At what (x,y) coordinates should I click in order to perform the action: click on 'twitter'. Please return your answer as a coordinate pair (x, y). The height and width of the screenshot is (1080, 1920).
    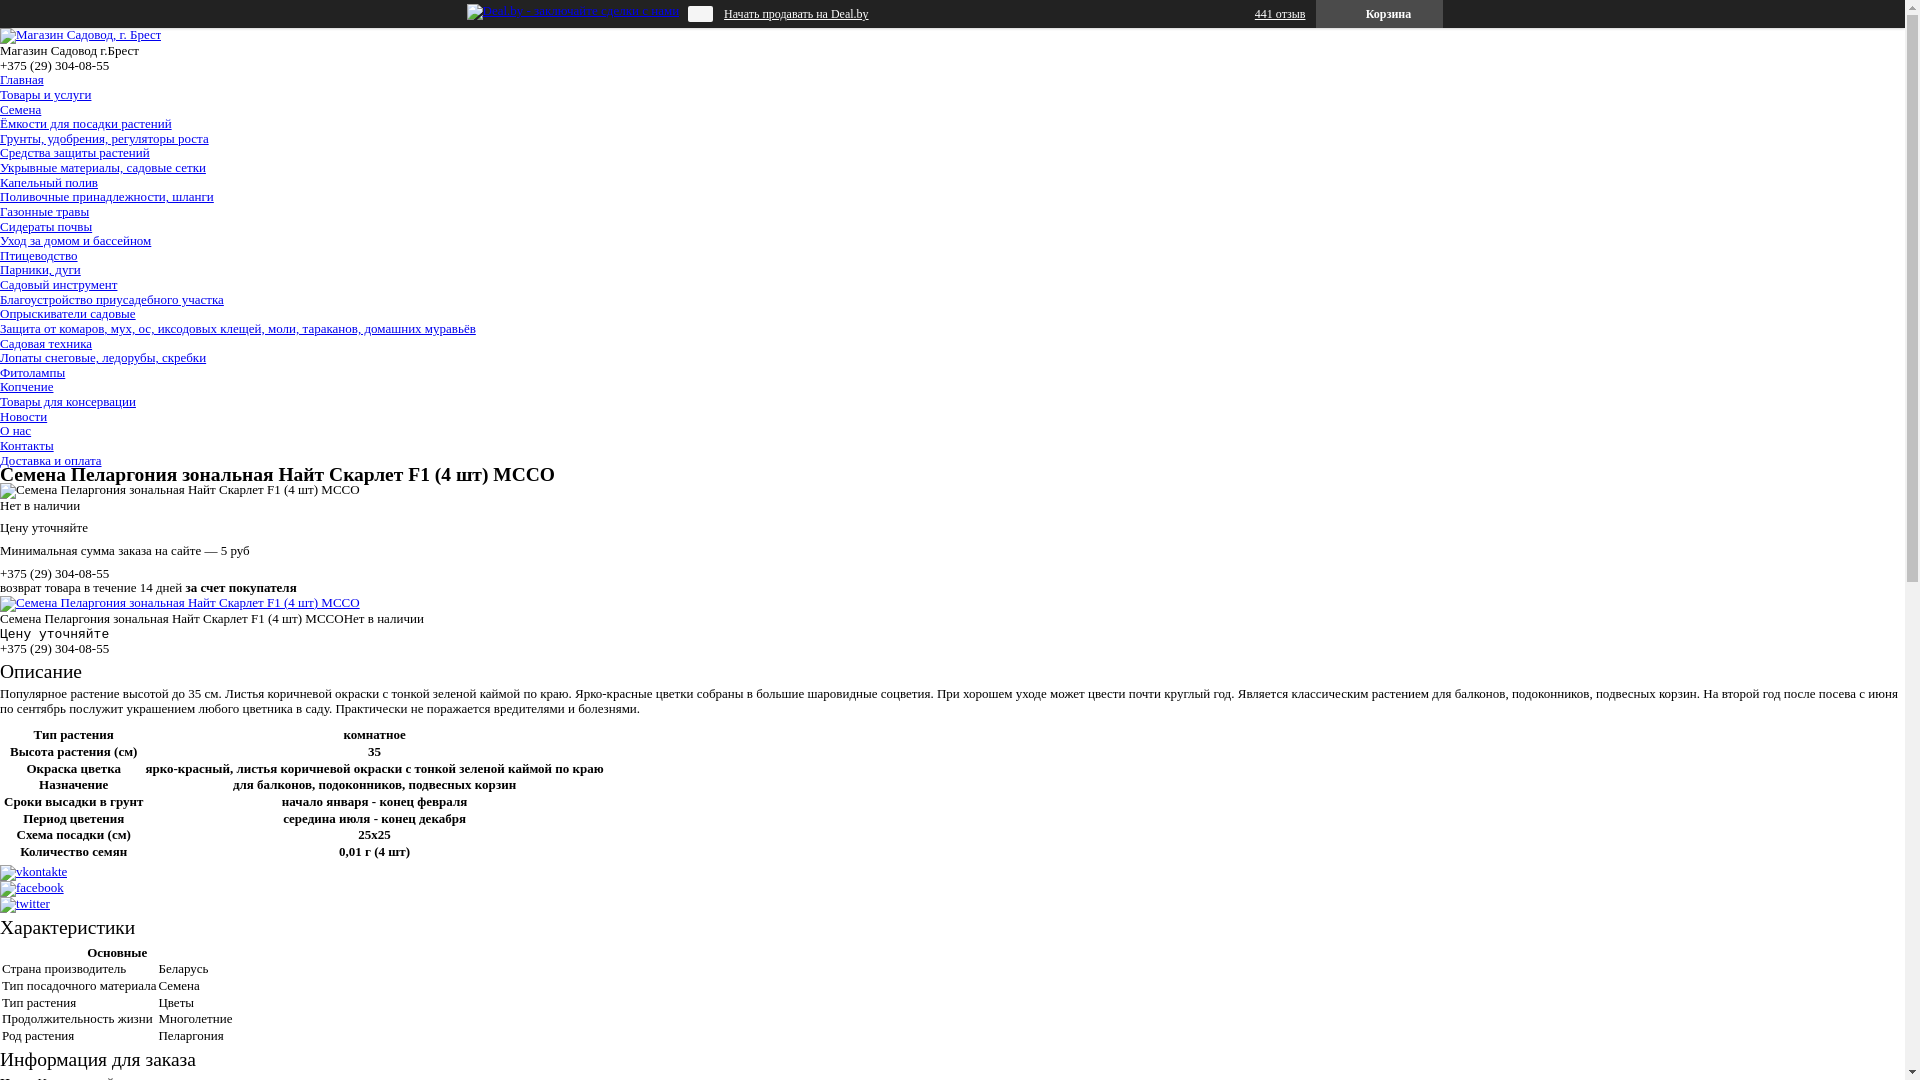
    Looking at the image, I should click on (0, 903).